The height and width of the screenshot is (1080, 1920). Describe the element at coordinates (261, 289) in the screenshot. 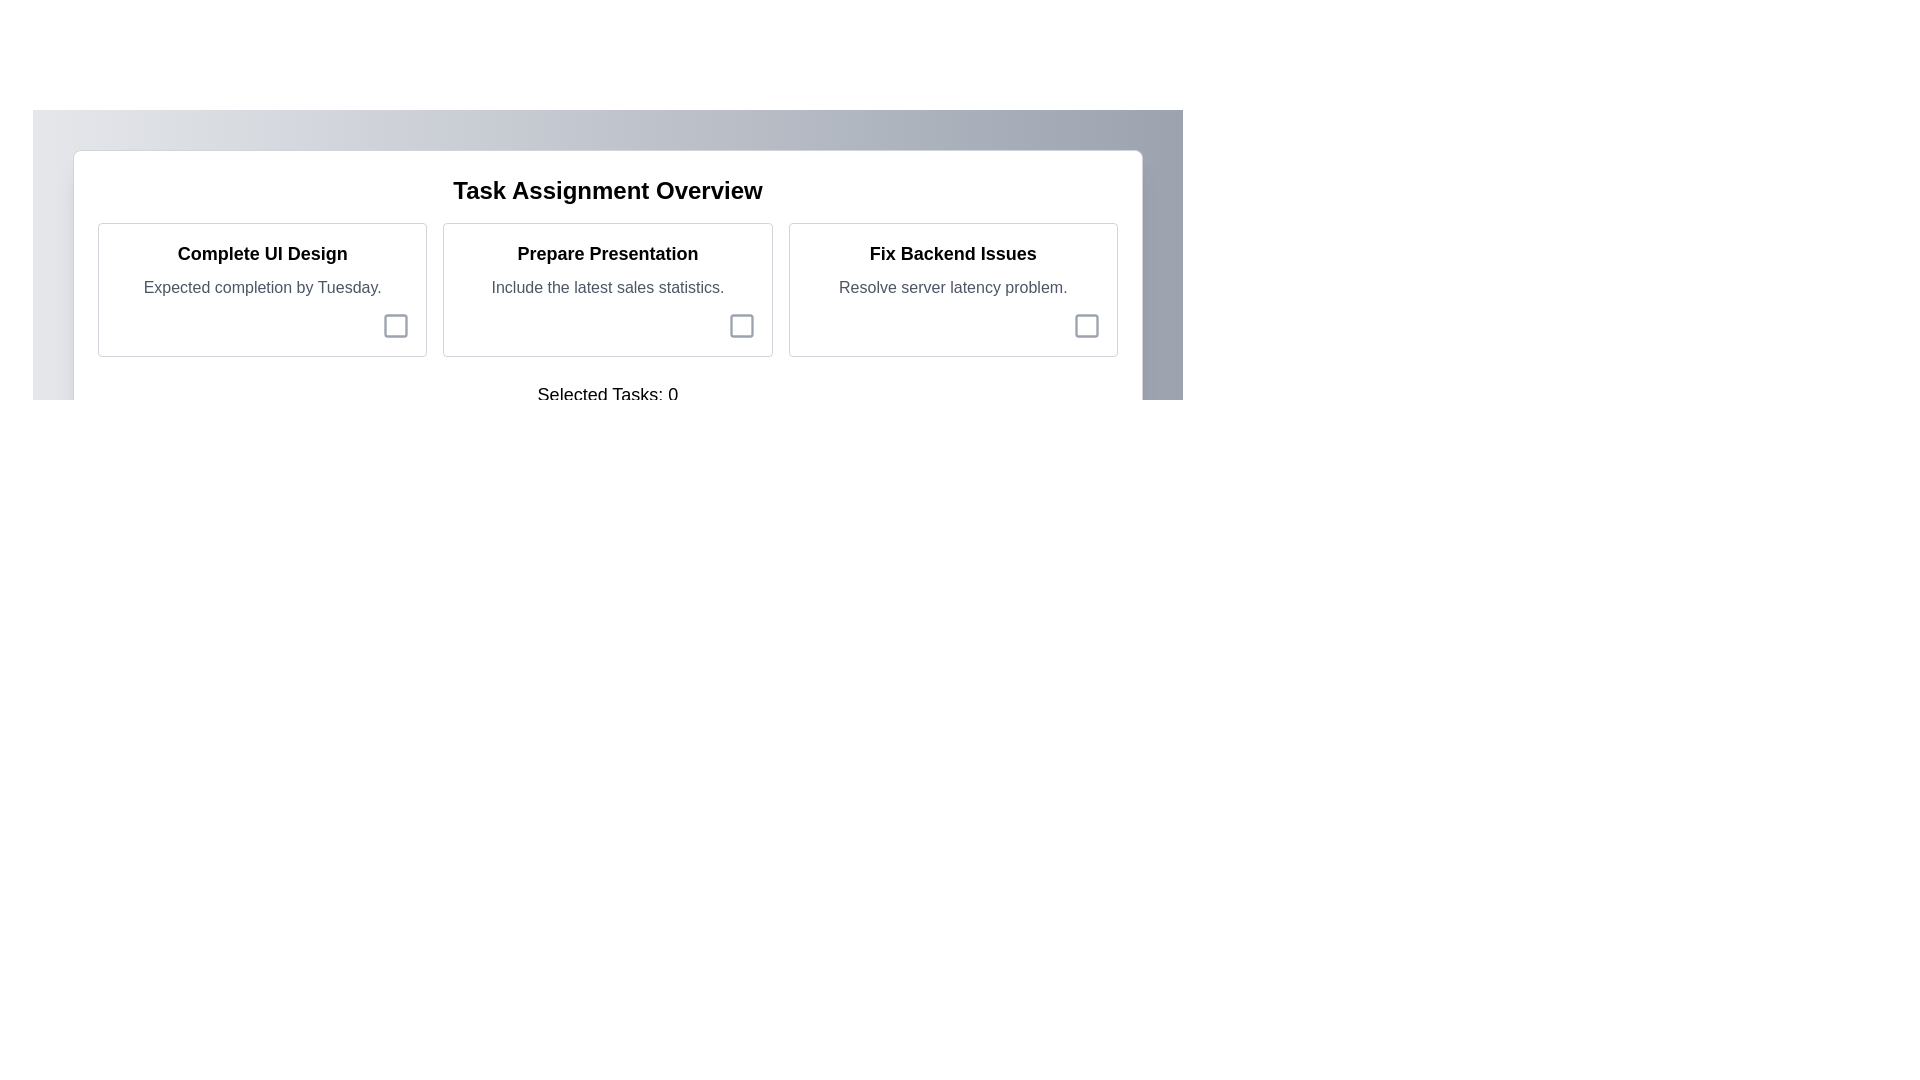

I see `the task card labeled 'Complete UI Design'` at that location.